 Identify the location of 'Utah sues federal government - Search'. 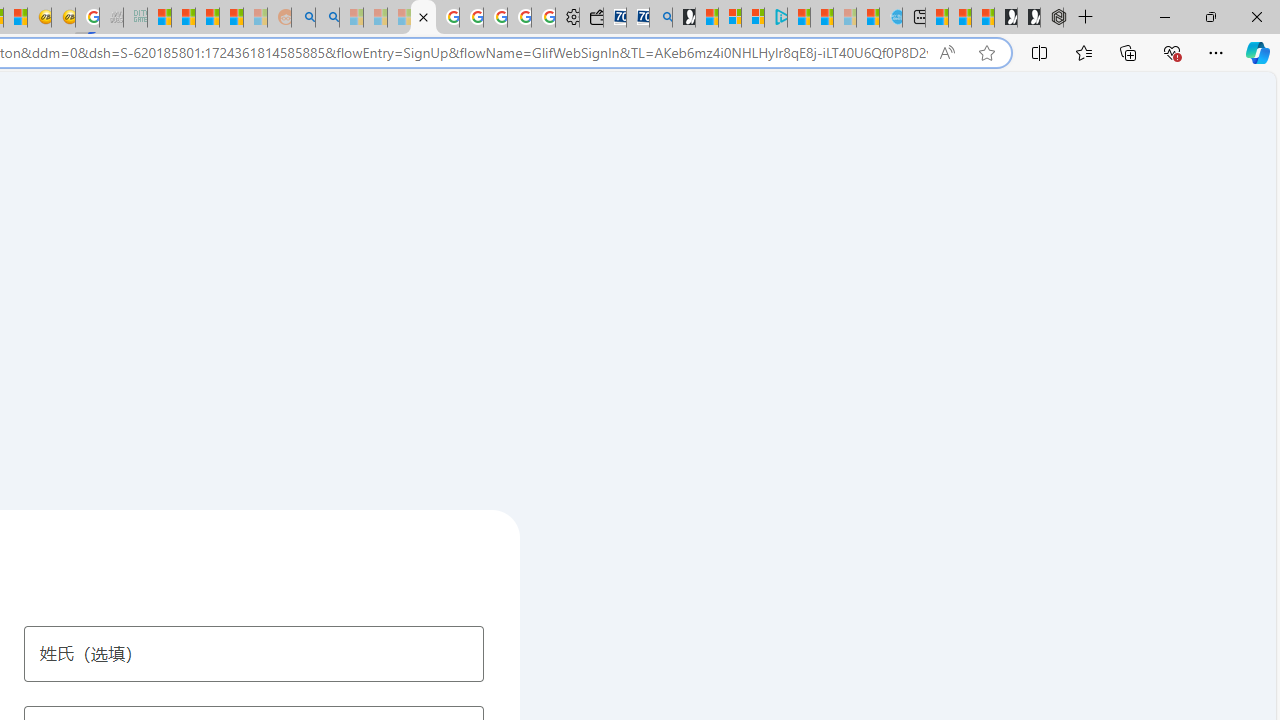
(327, 17).